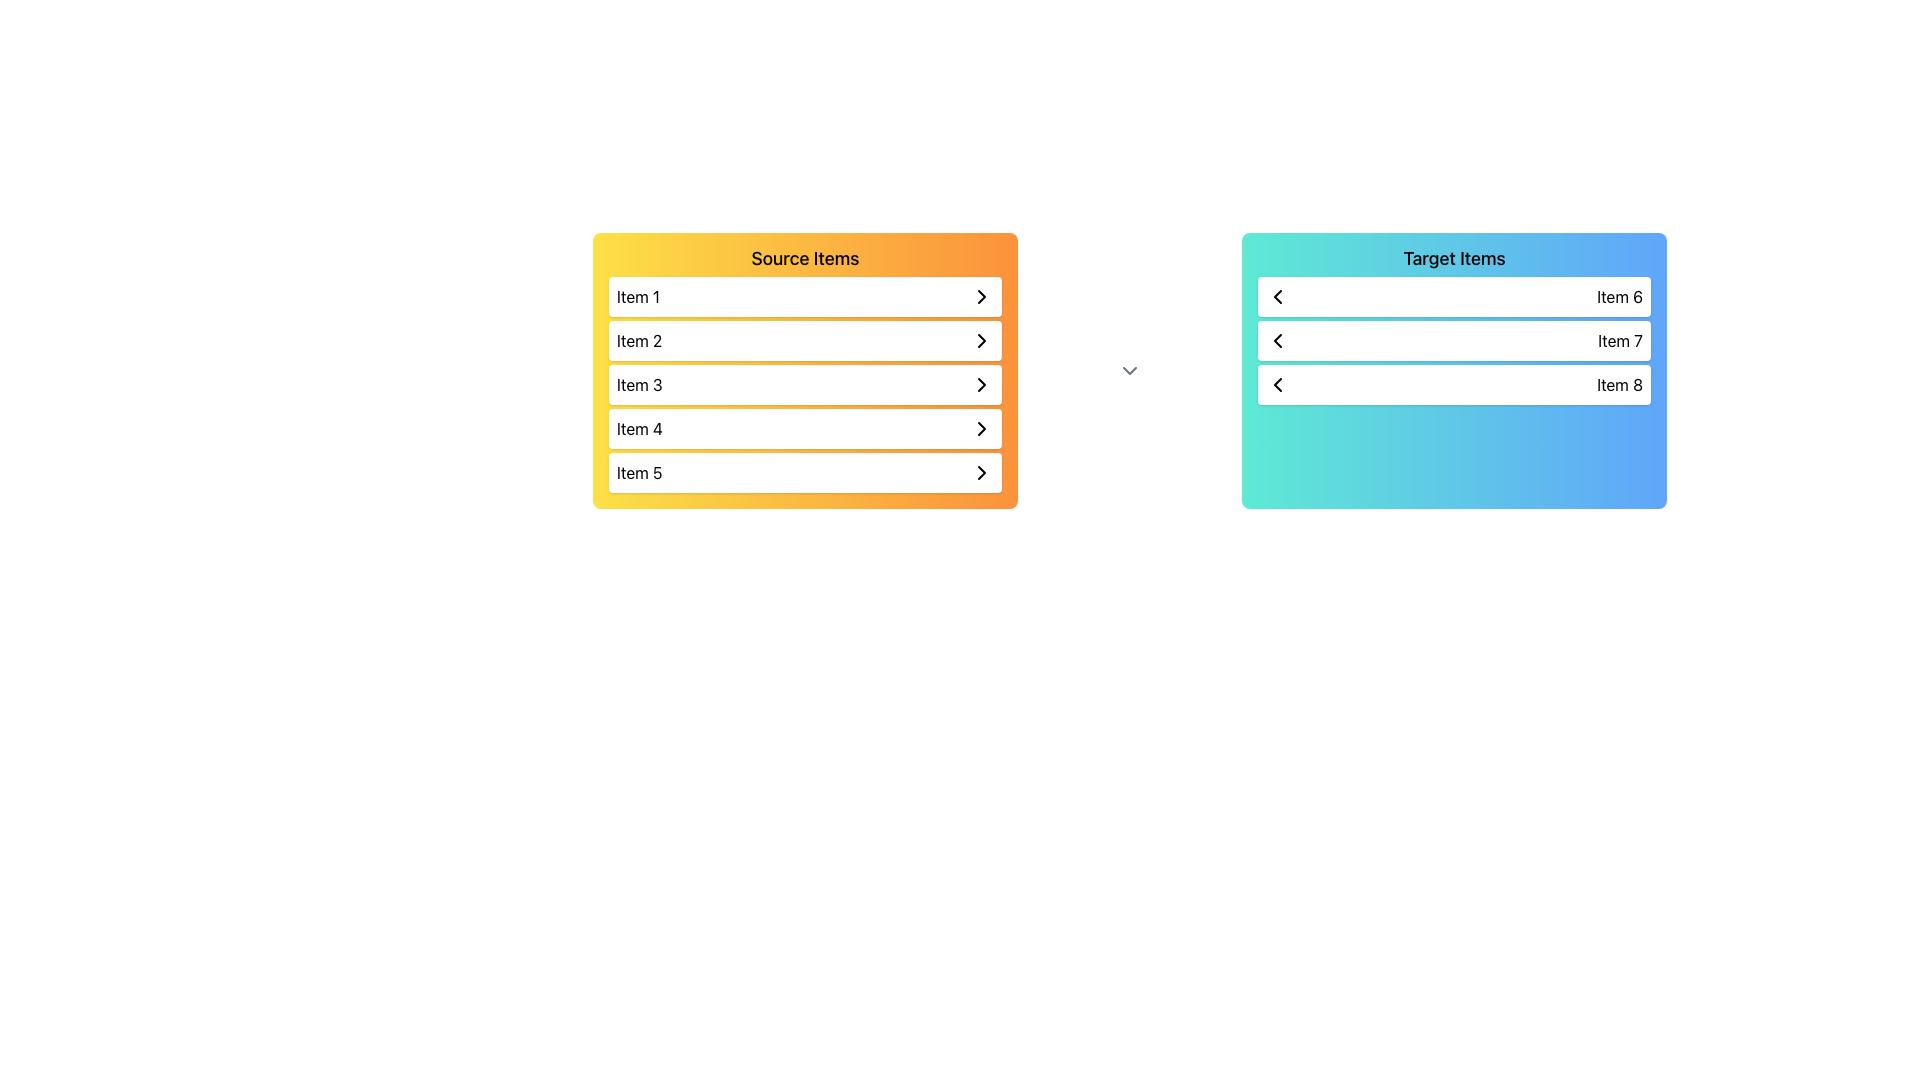 The width and height of the screenshot is (1920, 1080). I want to click on the text label displaying 'Item 2' within the yellow-to-orange gradient panel labeled 'Source Items' for additional information, so click(638, 339).